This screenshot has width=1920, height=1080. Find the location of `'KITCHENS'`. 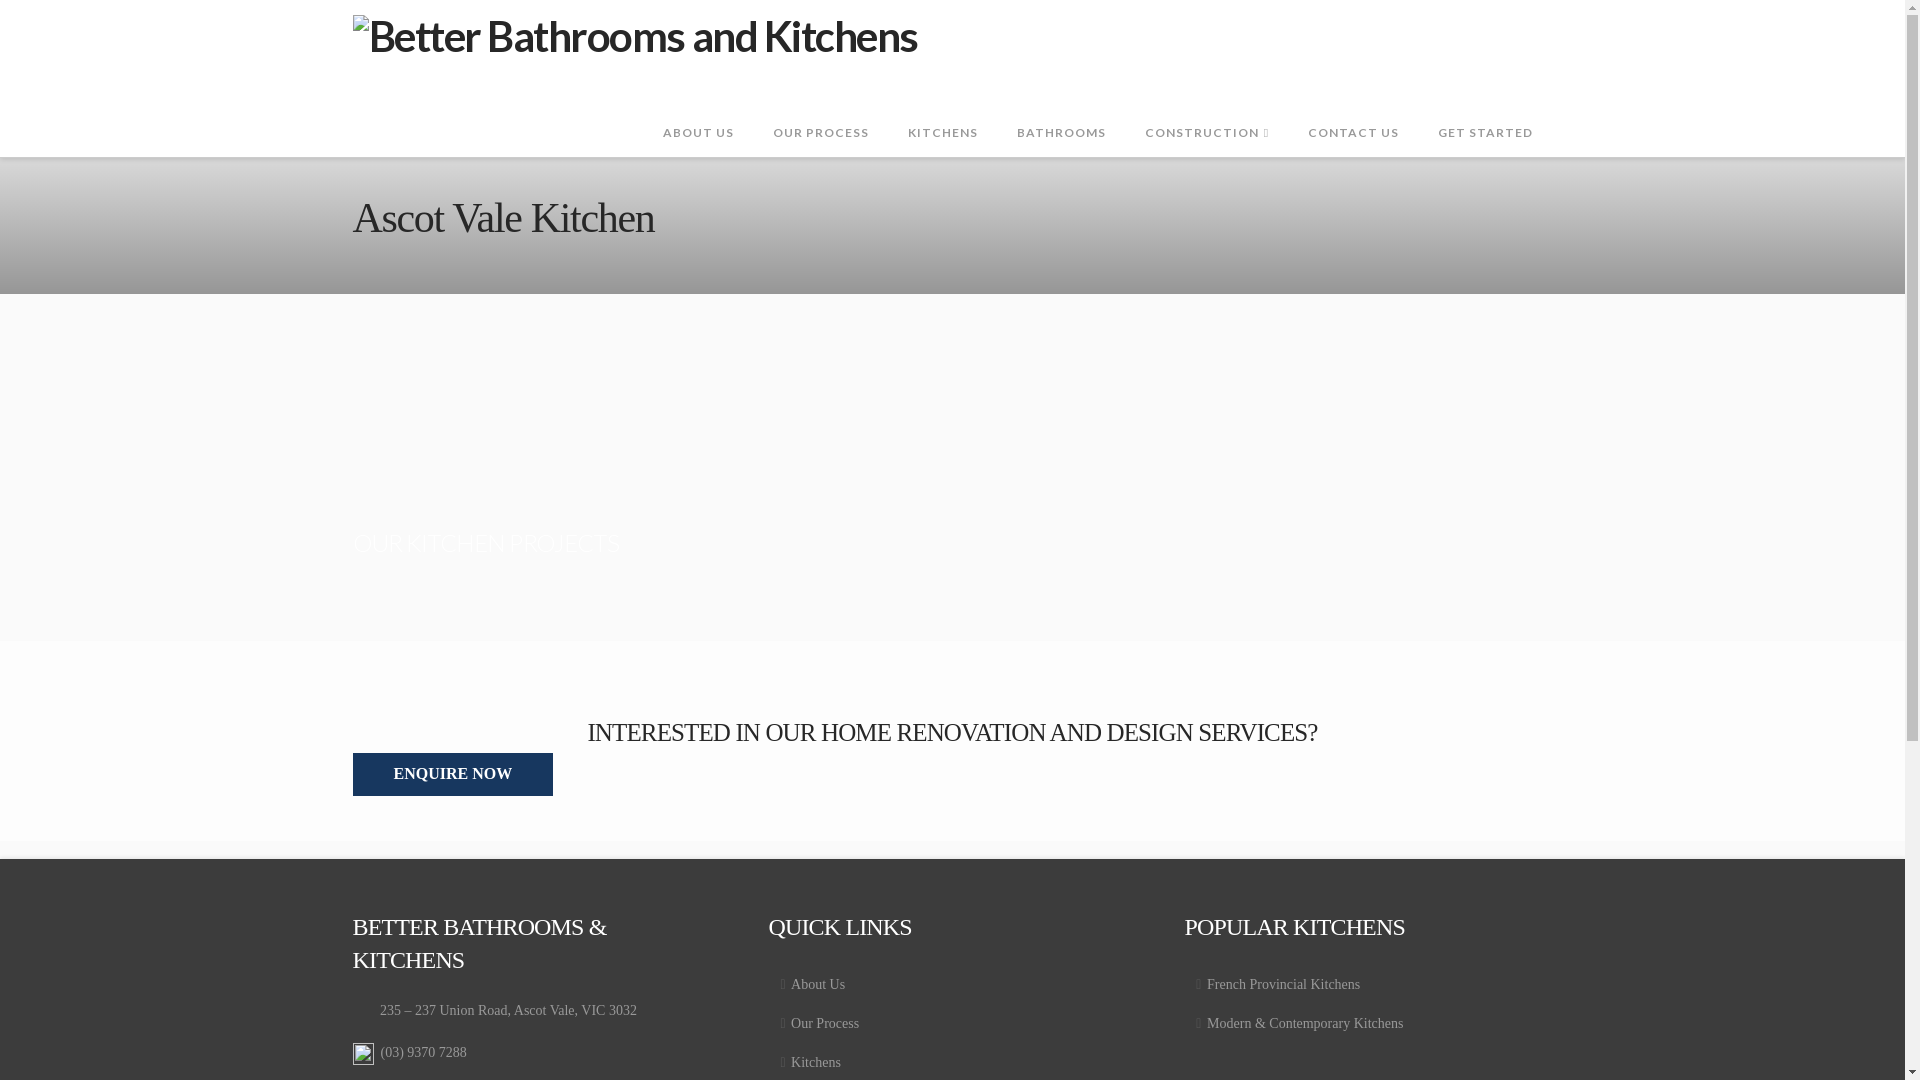

'KITCHENS' is located at coordinates (941, 111).